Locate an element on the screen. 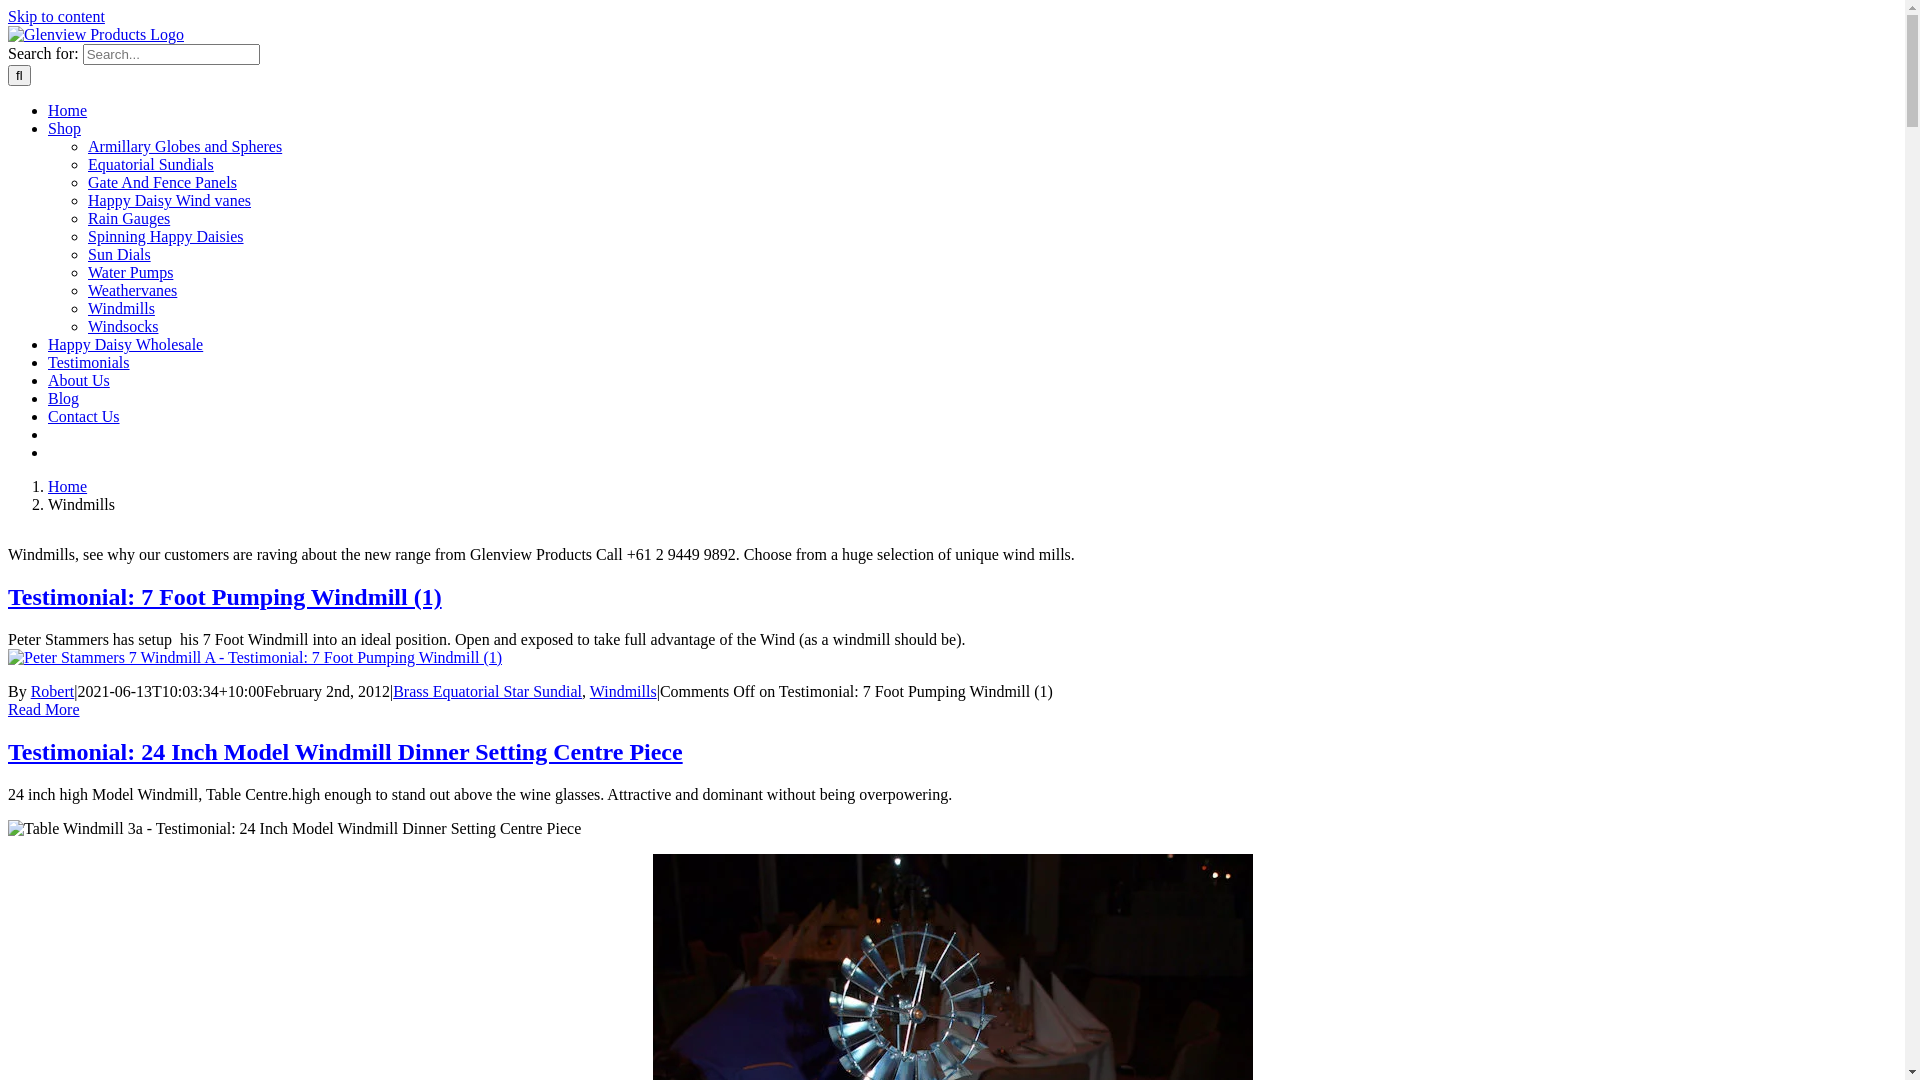  'Happy Daisy Wind vanes' is located at coordinates (86, 200).